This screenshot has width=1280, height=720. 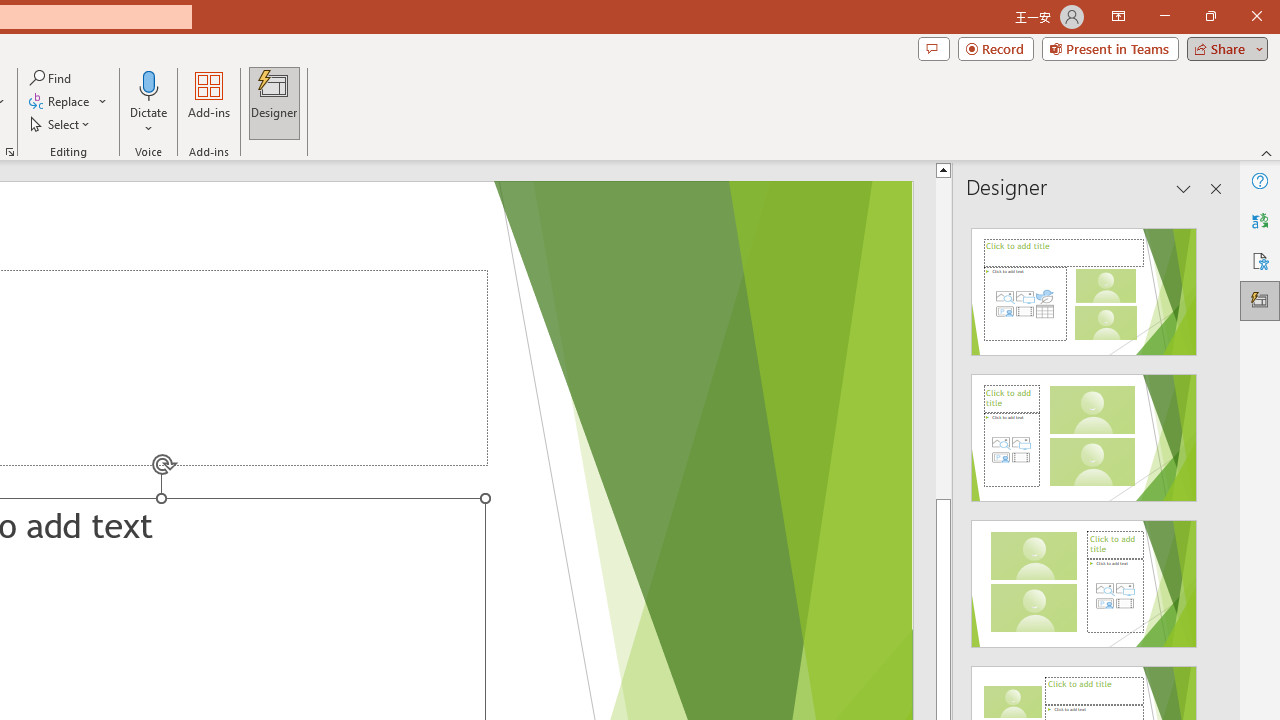 I want to click on 'Recommended Design: Design Idea', so click(x=1083, y=286).